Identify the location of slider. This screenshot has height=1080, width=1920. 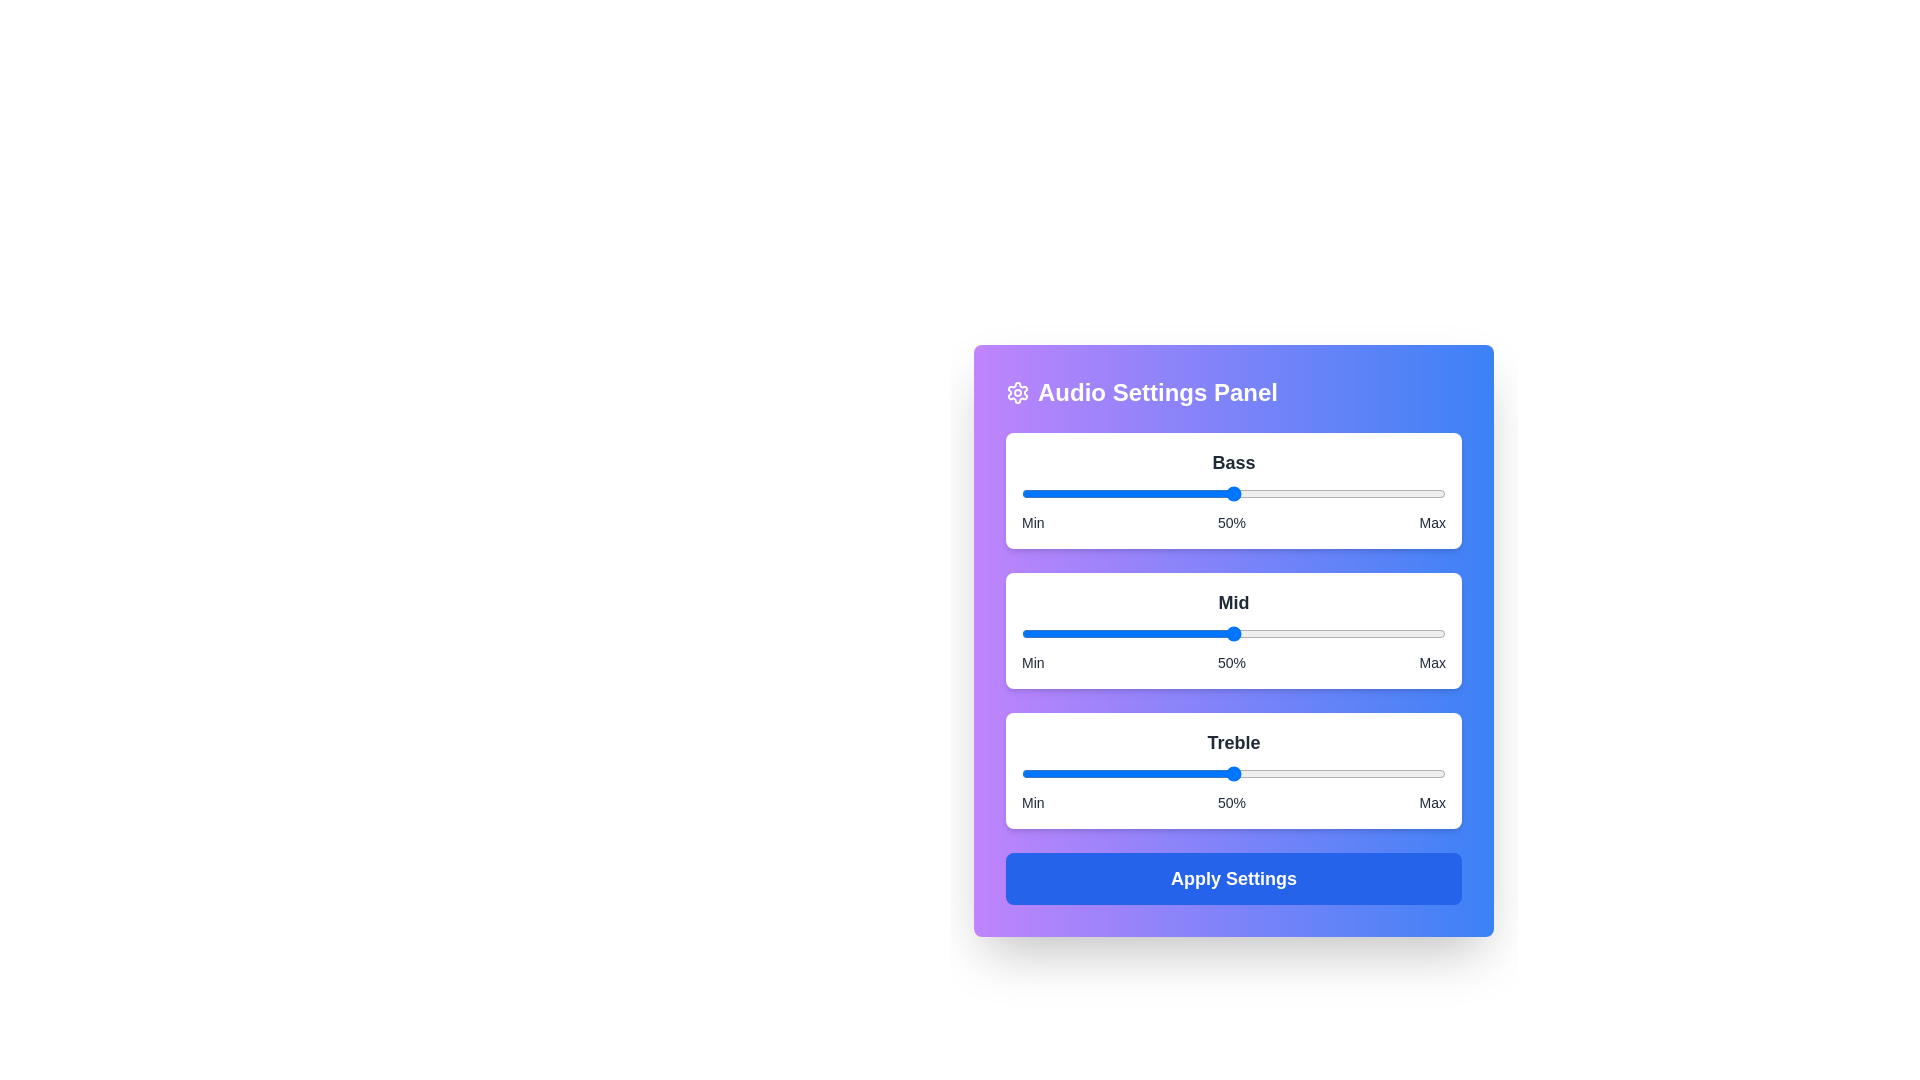
(1183, 633).